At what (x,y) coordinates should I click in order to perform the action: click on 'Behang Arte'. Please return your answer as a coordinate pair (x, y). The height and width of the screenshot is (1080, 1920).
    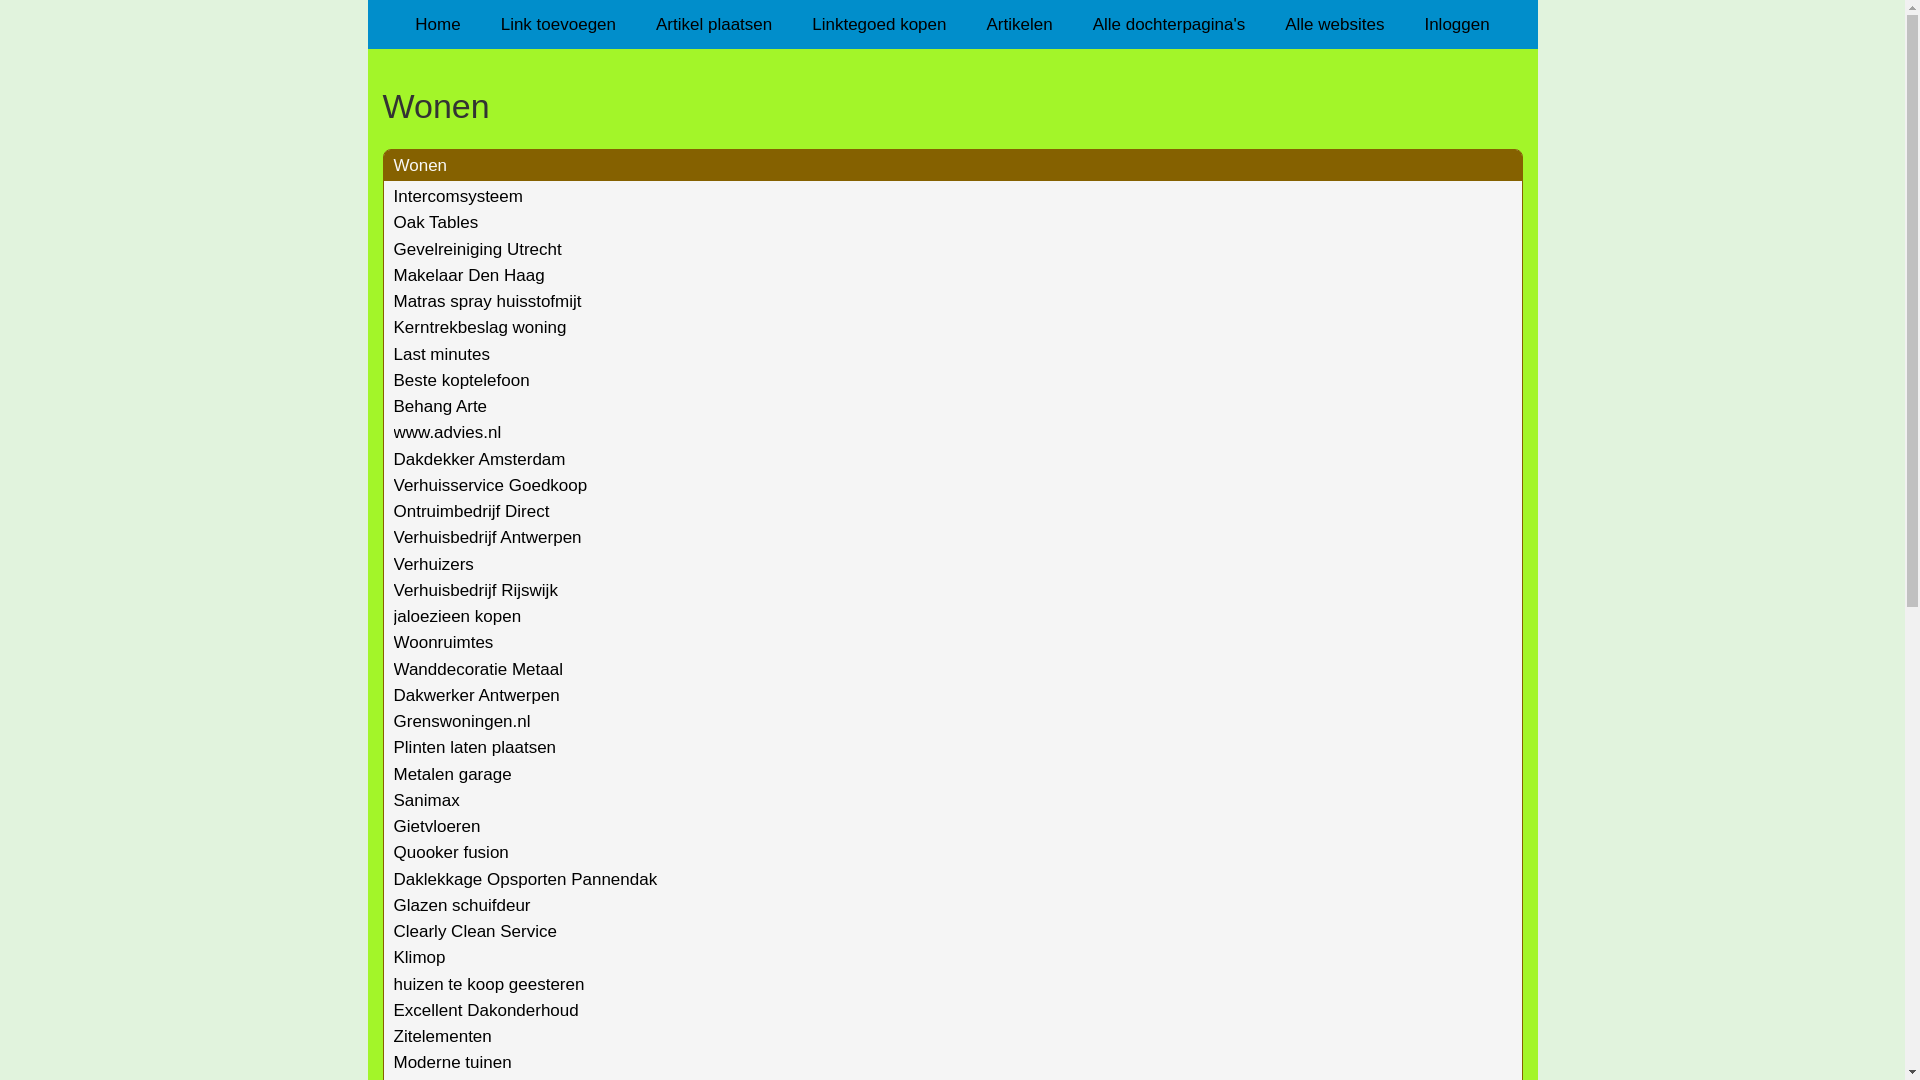
    Looking at the image, I should click on (440, 405).